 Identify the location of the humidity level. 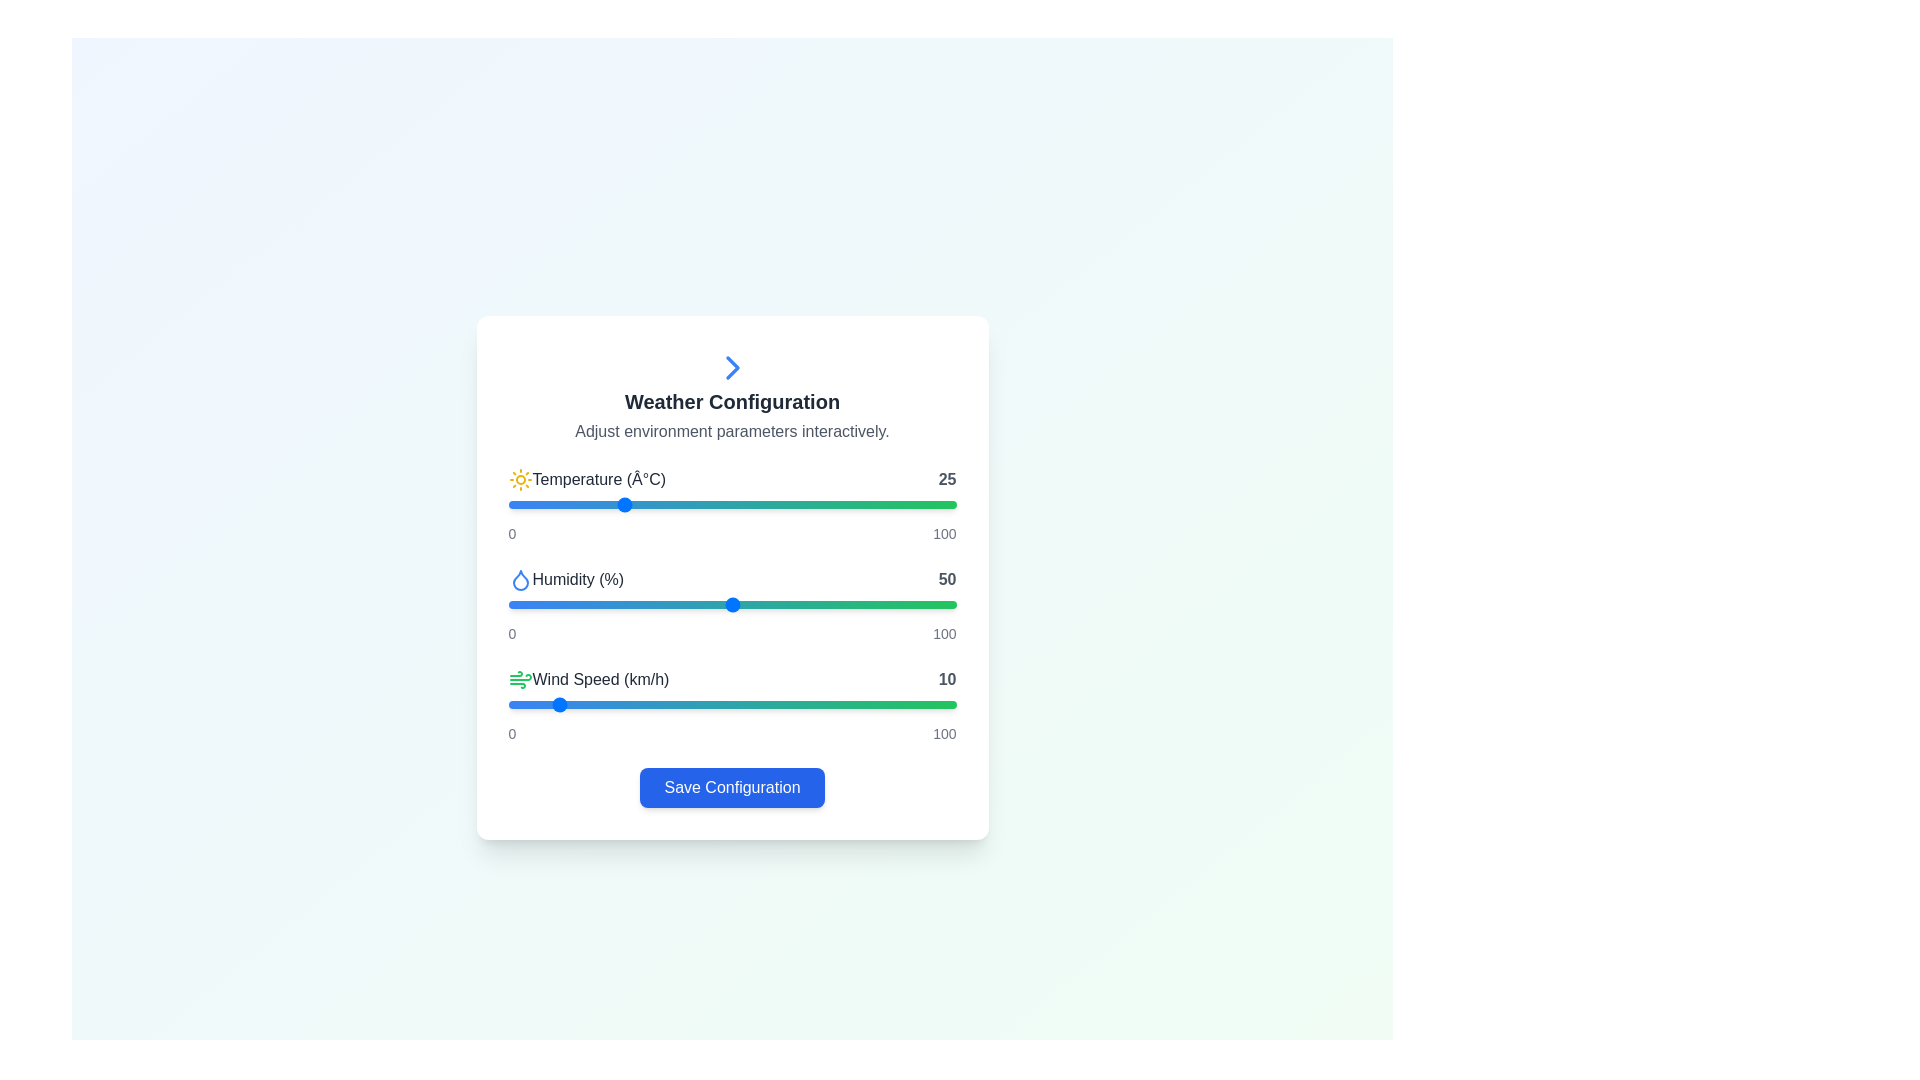
(530, 604).